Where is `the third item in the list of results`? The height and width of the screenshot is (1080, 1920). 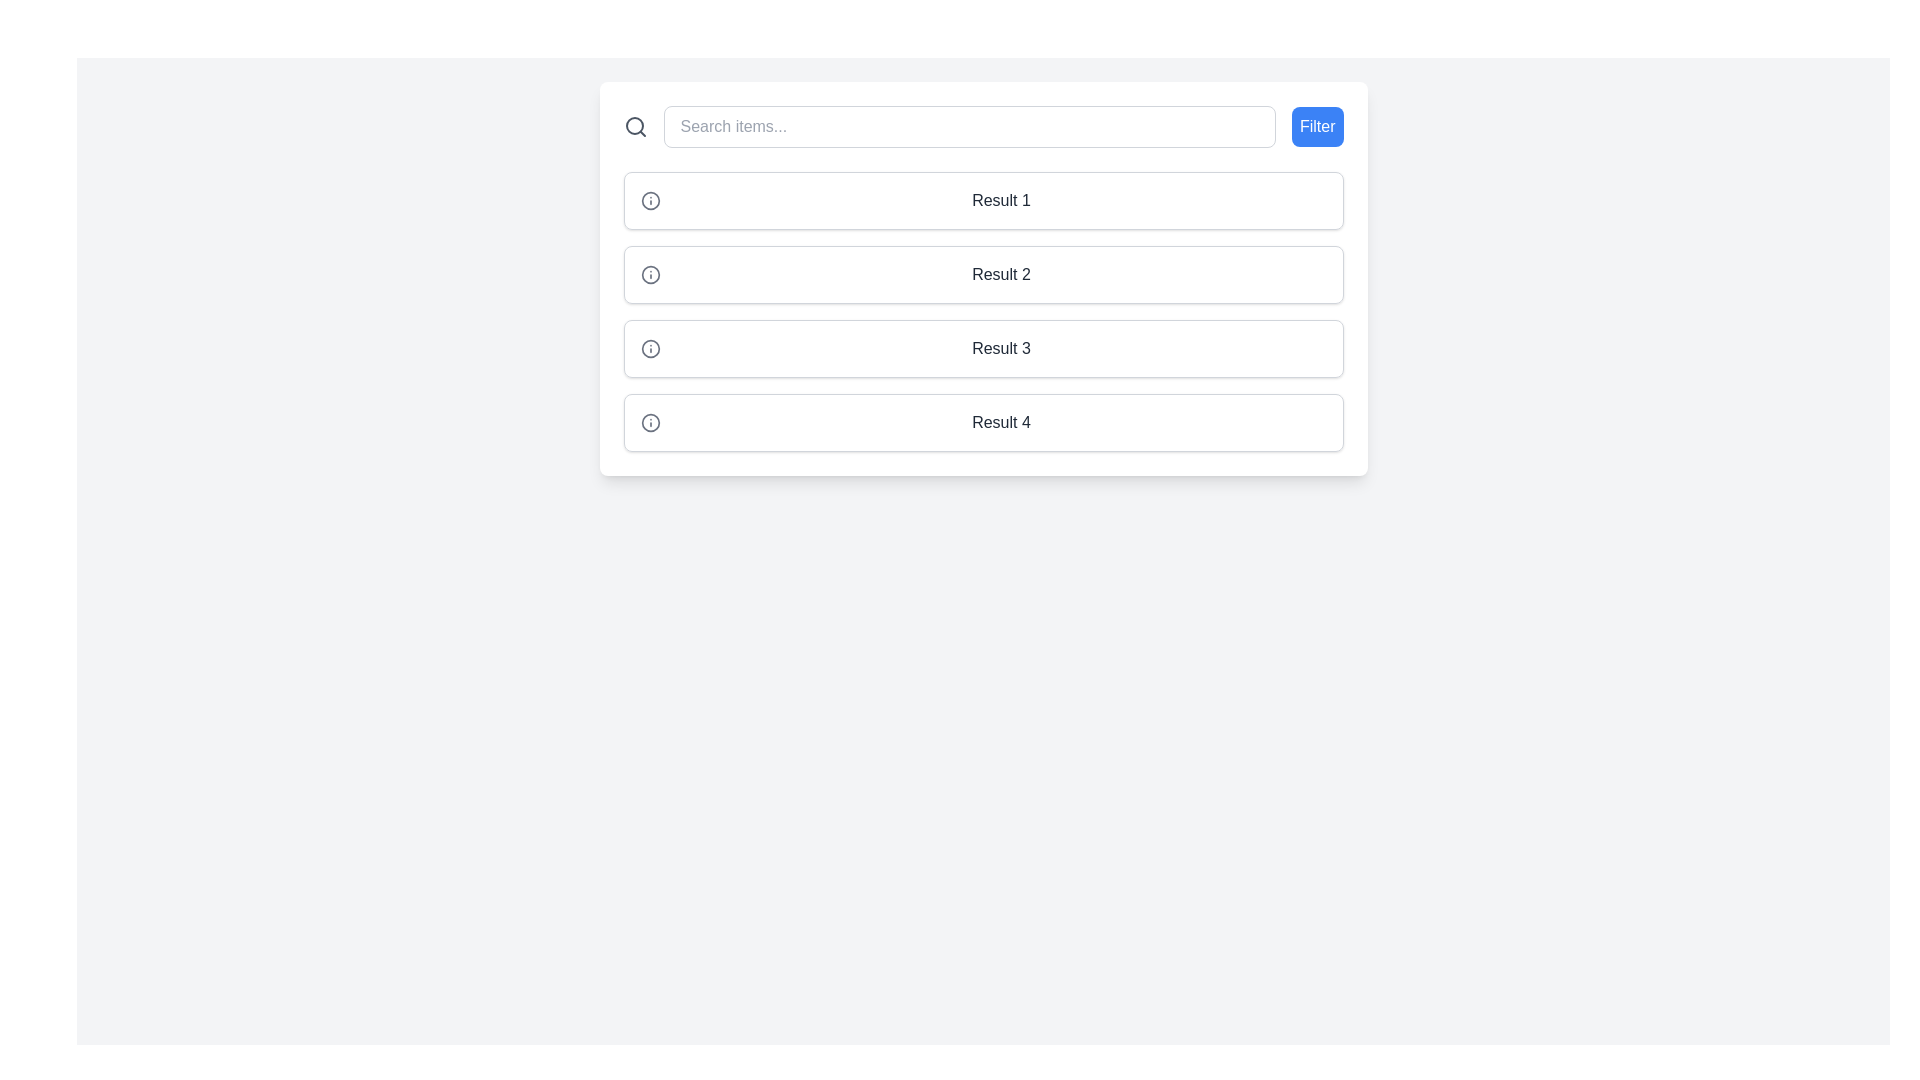 the third item in the list of results is located at coordinates (983, 312).